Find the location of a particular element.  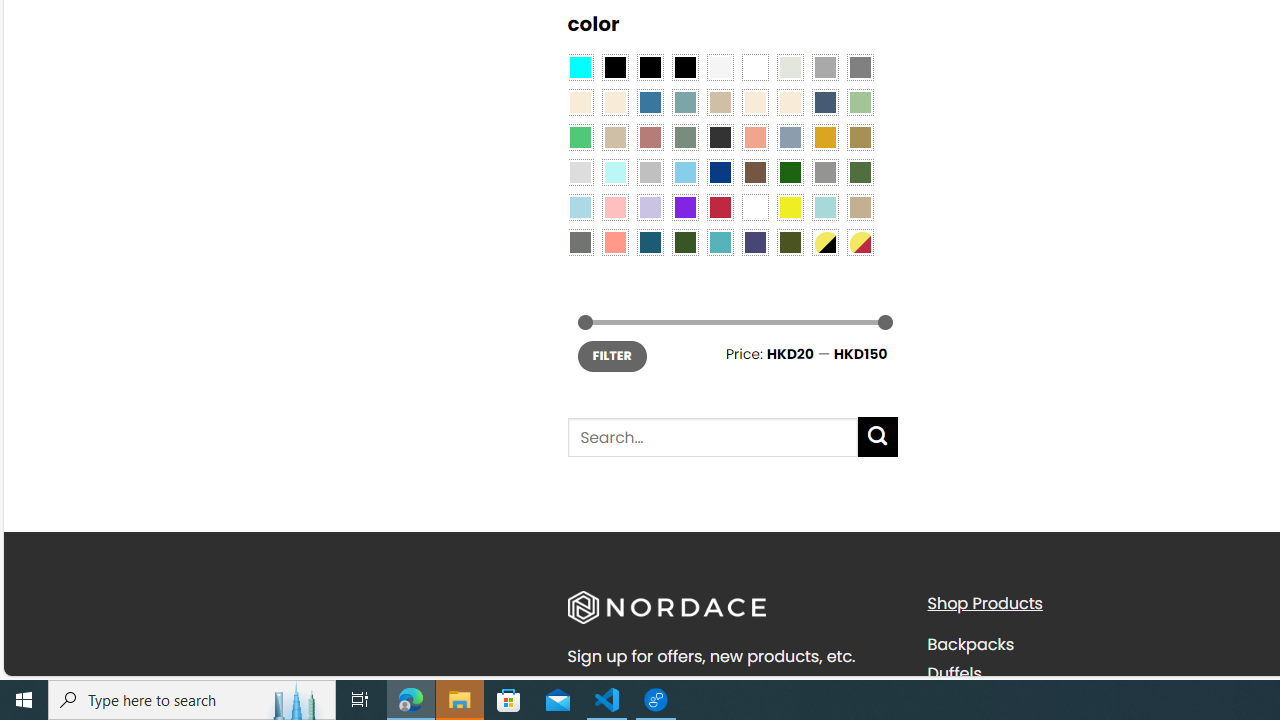

'Navy Blue' is located at coordinates (720, 171).